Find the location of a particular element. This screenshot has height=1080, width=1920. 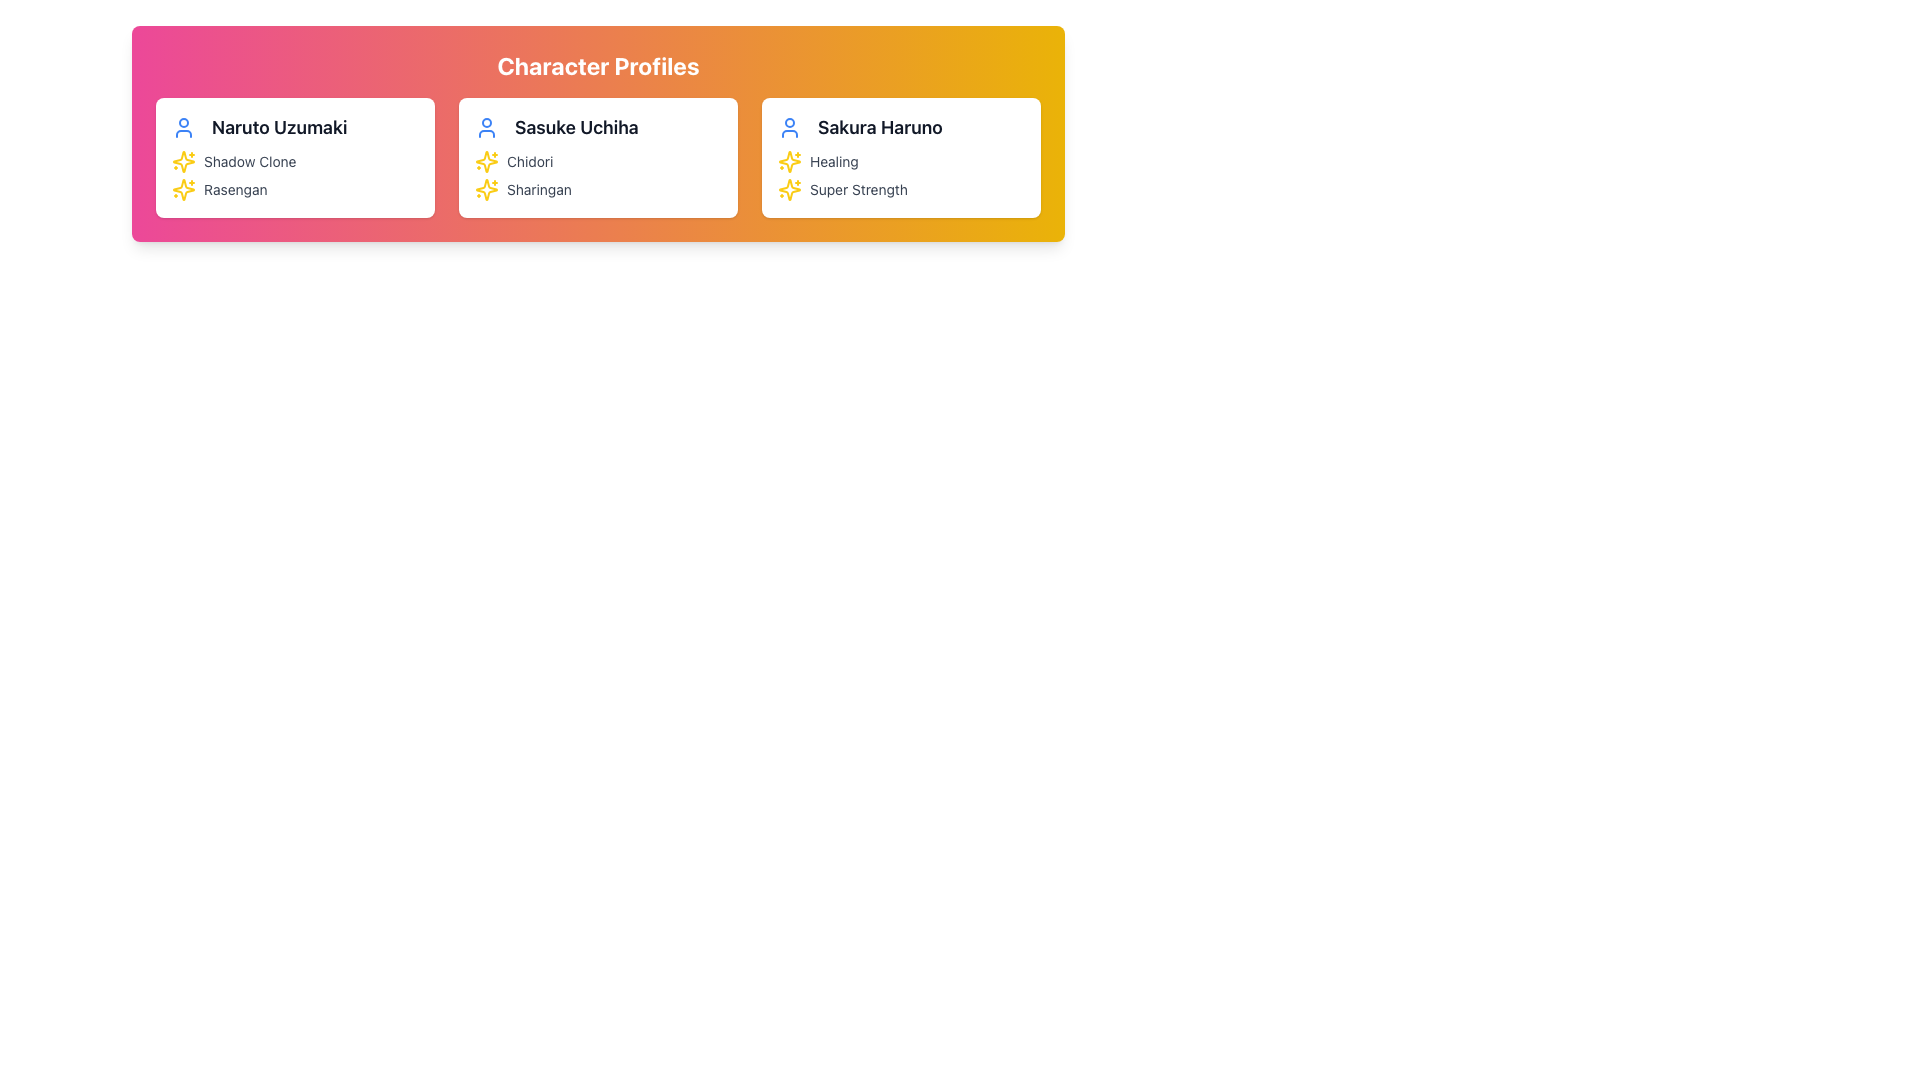

the first star-shaped icon below the name of the character 'Naruto Uzumaki', which symbolizes an attribute or ability associated with the profile is located at coordinates (183, 189).